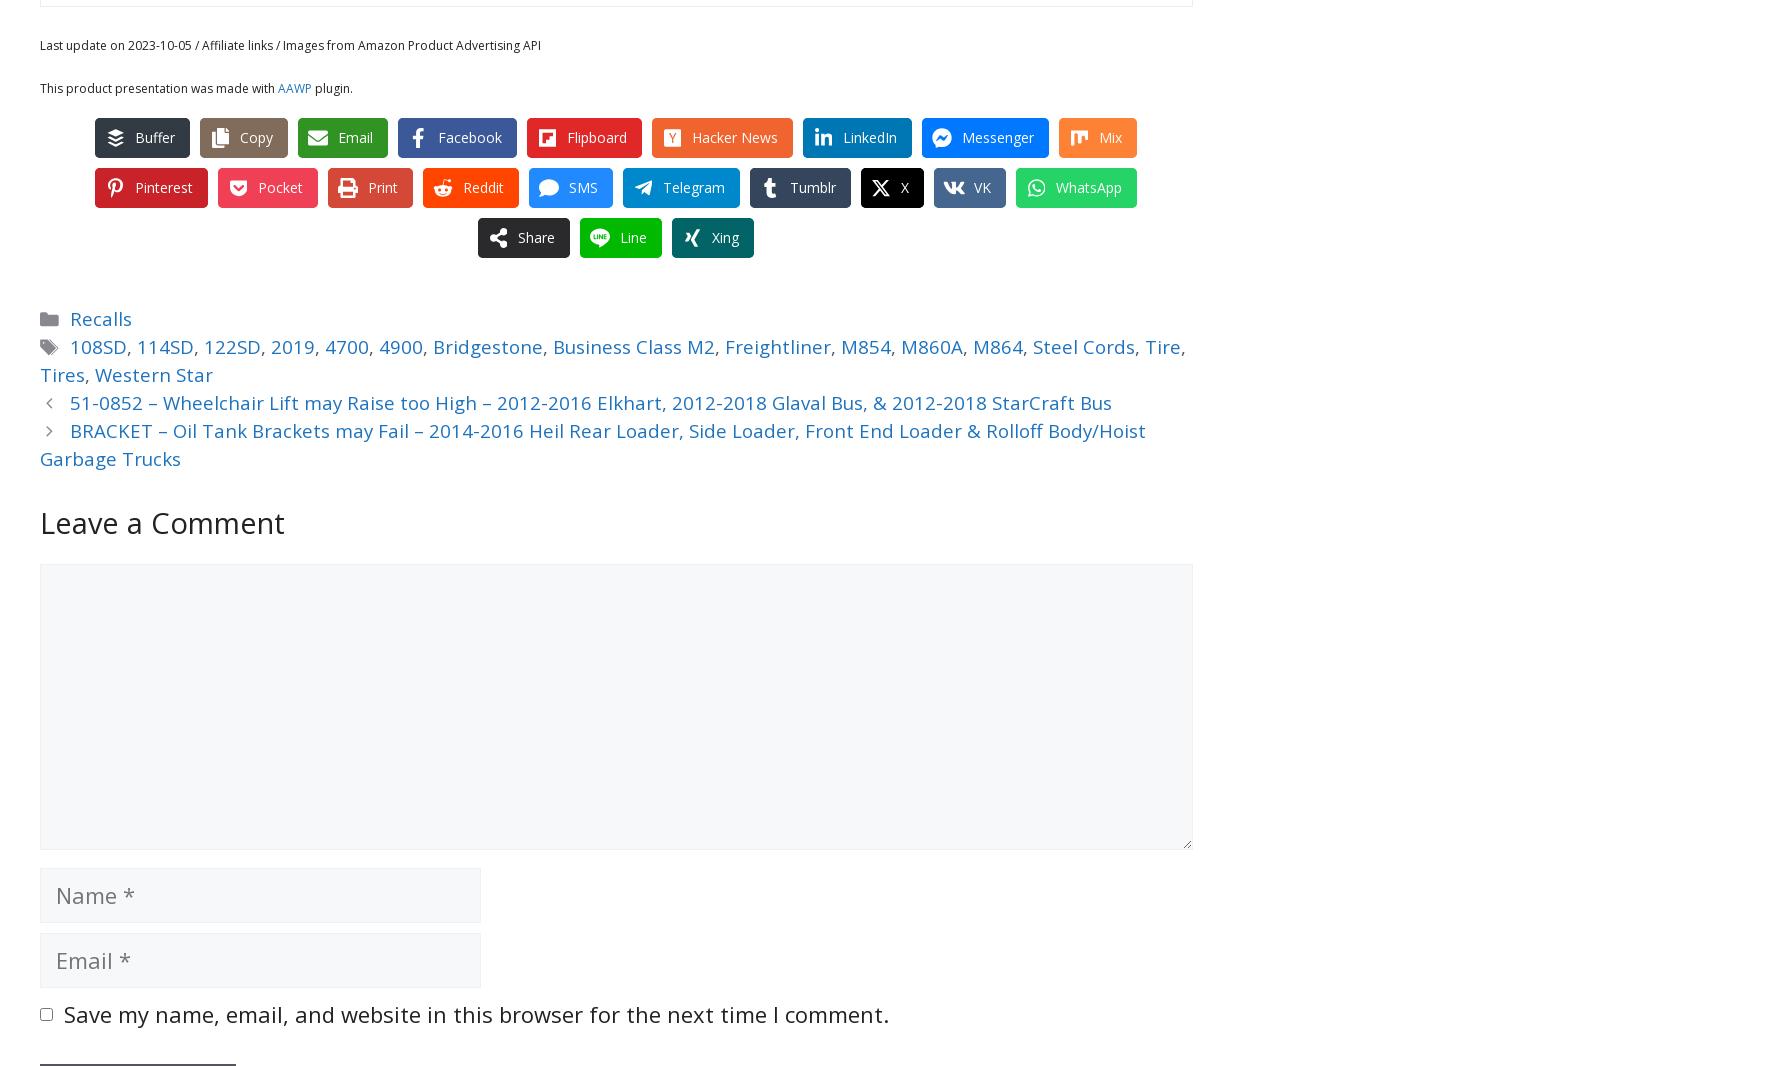 This screenshot has height=1066, width=1784. I want to click on 'Facebook', so click(436, 135).